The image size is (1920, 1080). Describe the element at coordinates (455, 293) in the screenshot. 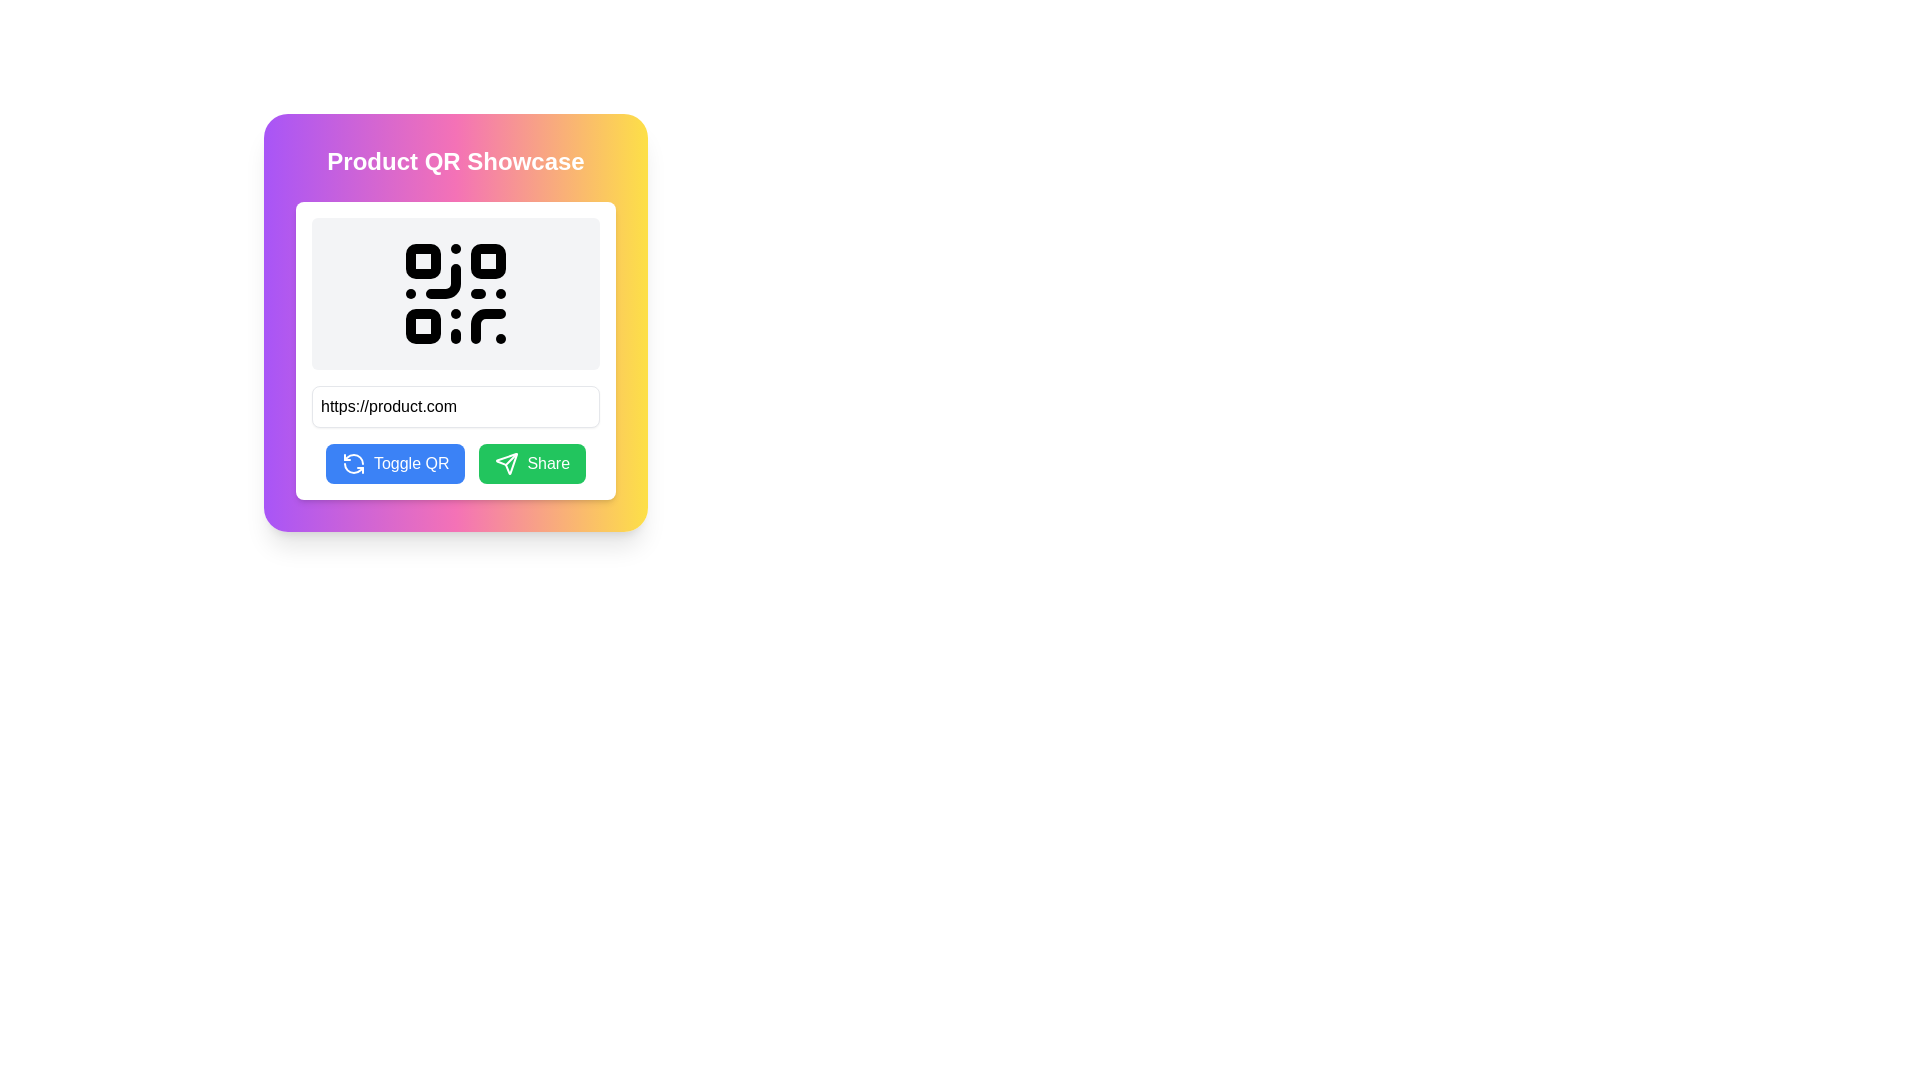

I see `the QR Code Display element, which features a black QR code on a light gray background, located at the top of the 'Product QR Showcase' interface` at that location.